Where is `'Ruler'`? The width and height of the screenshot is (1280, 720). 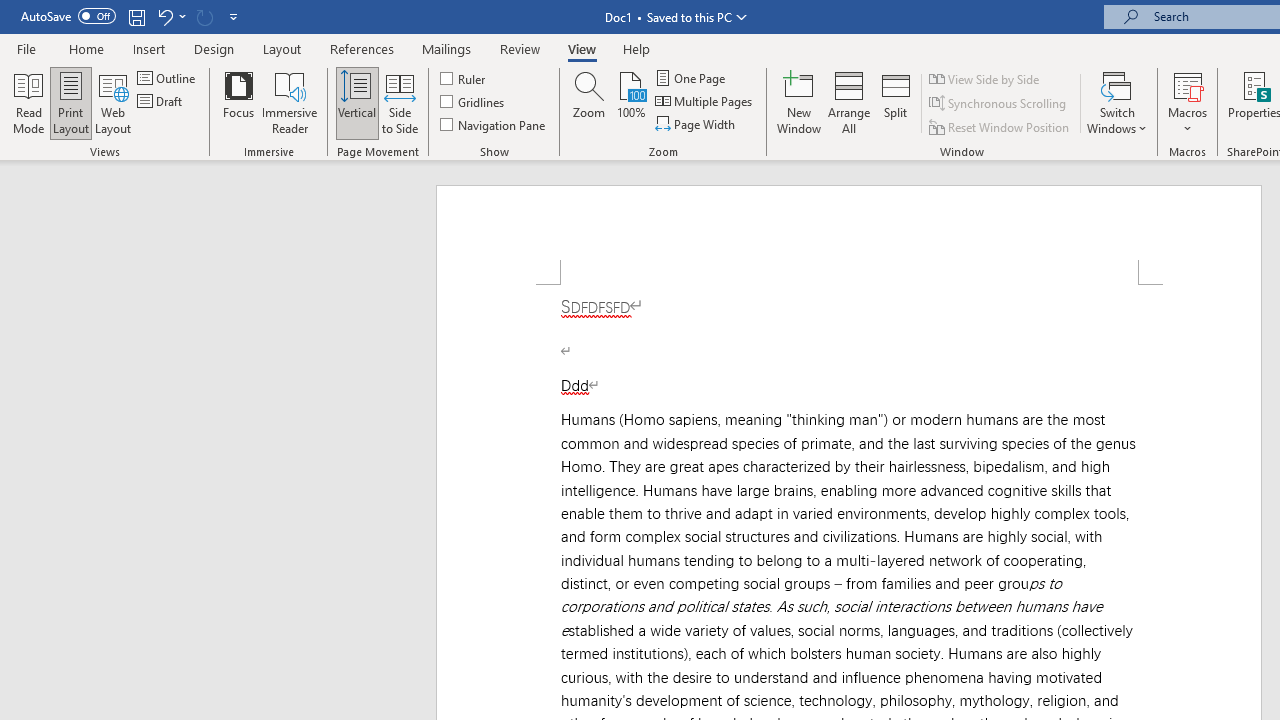 'Ruler' is located at coordinates (463, 77).